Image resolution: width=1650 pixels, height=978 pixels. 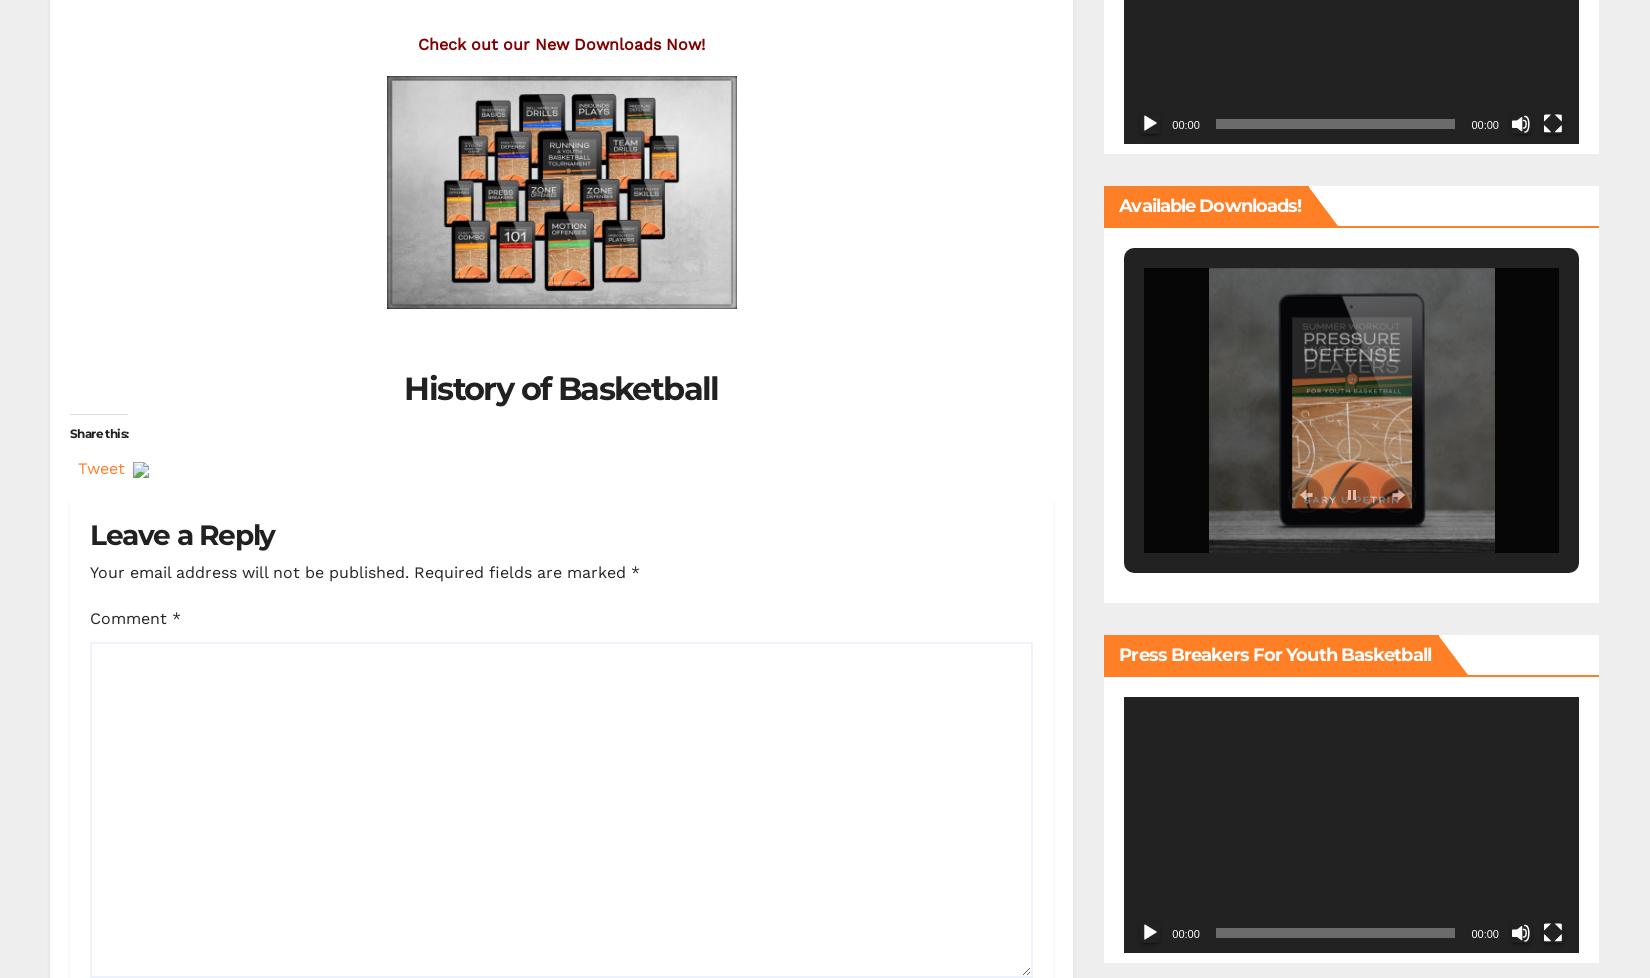 What do you see at coordinates (249, 571) in the screenshot?
I see `'Your email address will not be published.'` at bounding box center [249, 571].